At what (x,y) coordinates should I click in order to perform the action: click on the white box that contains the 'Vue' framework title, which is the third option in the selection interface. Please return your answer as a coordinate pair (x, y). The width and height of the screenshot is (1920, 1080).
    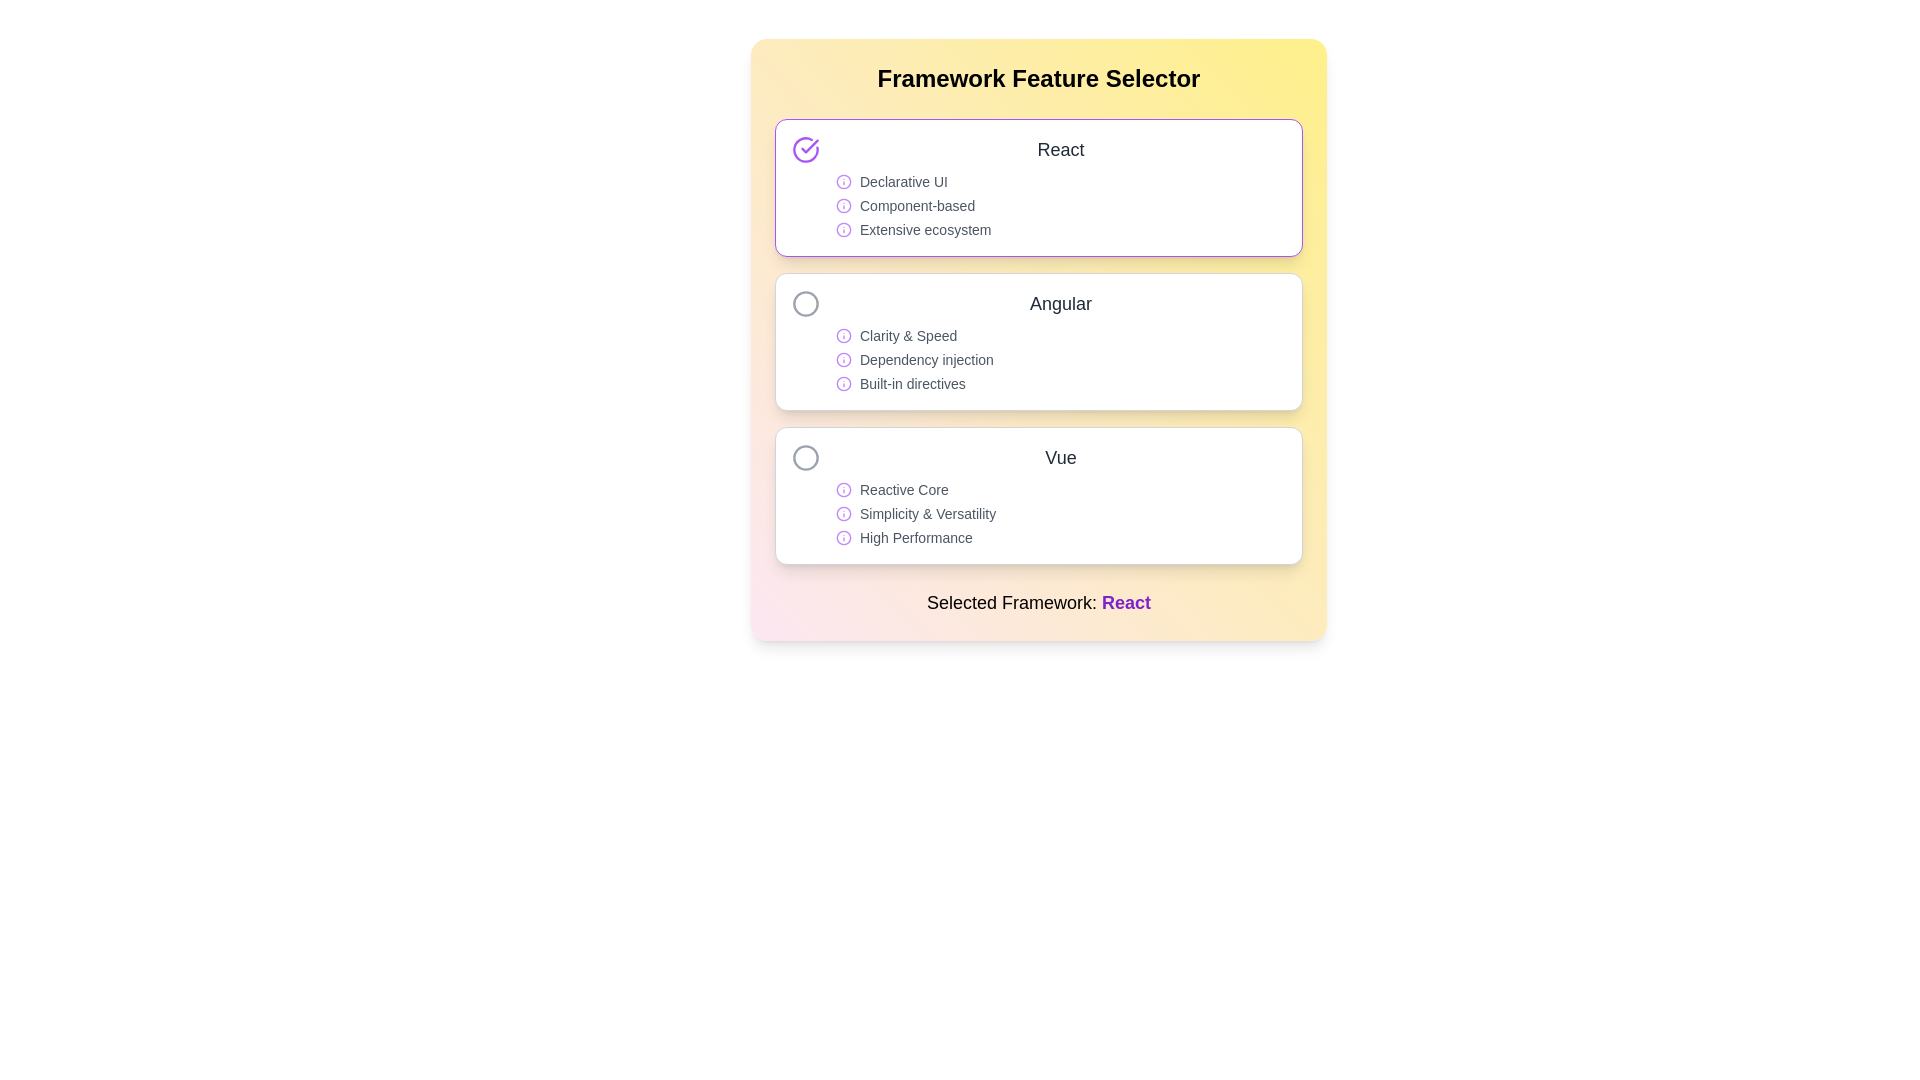
    Looking at the image, I should click on (1059, 458).